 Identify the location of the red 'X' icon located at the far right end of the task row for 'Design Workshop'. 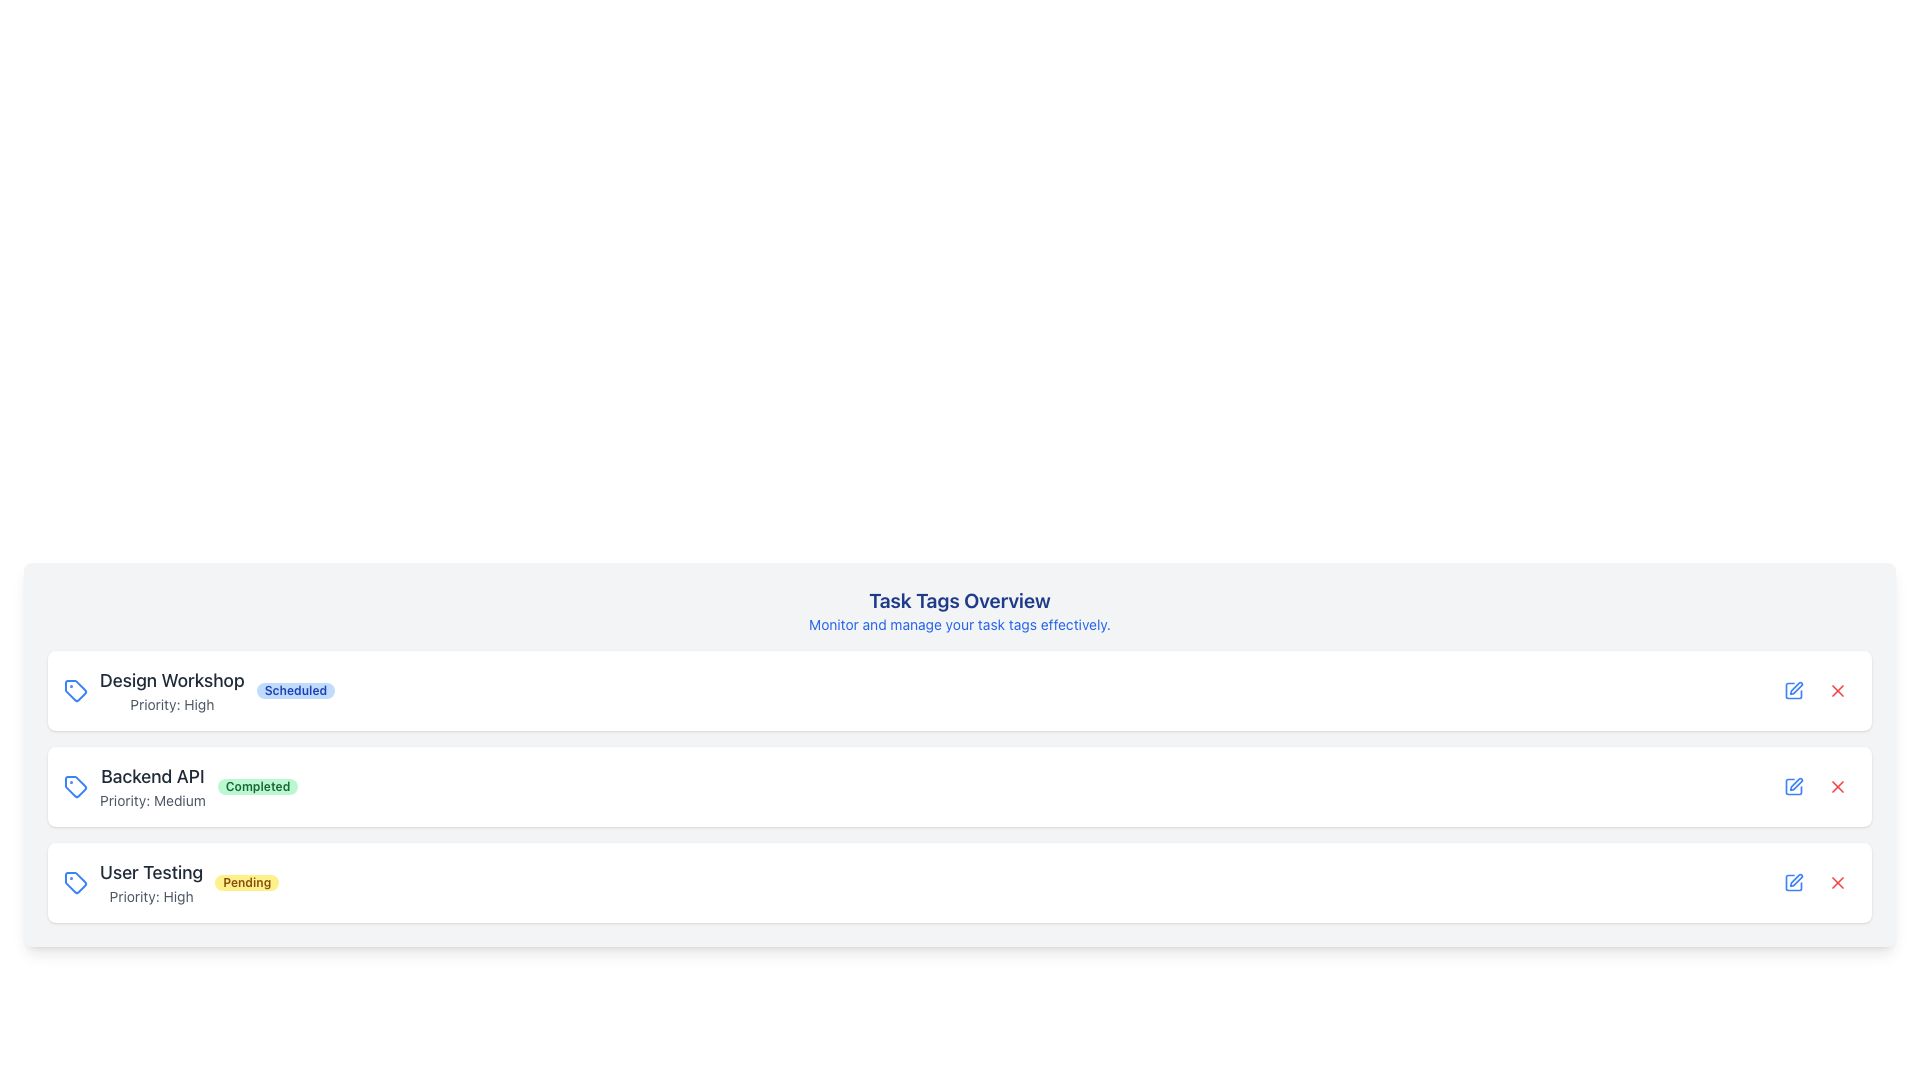
(1838, 689).